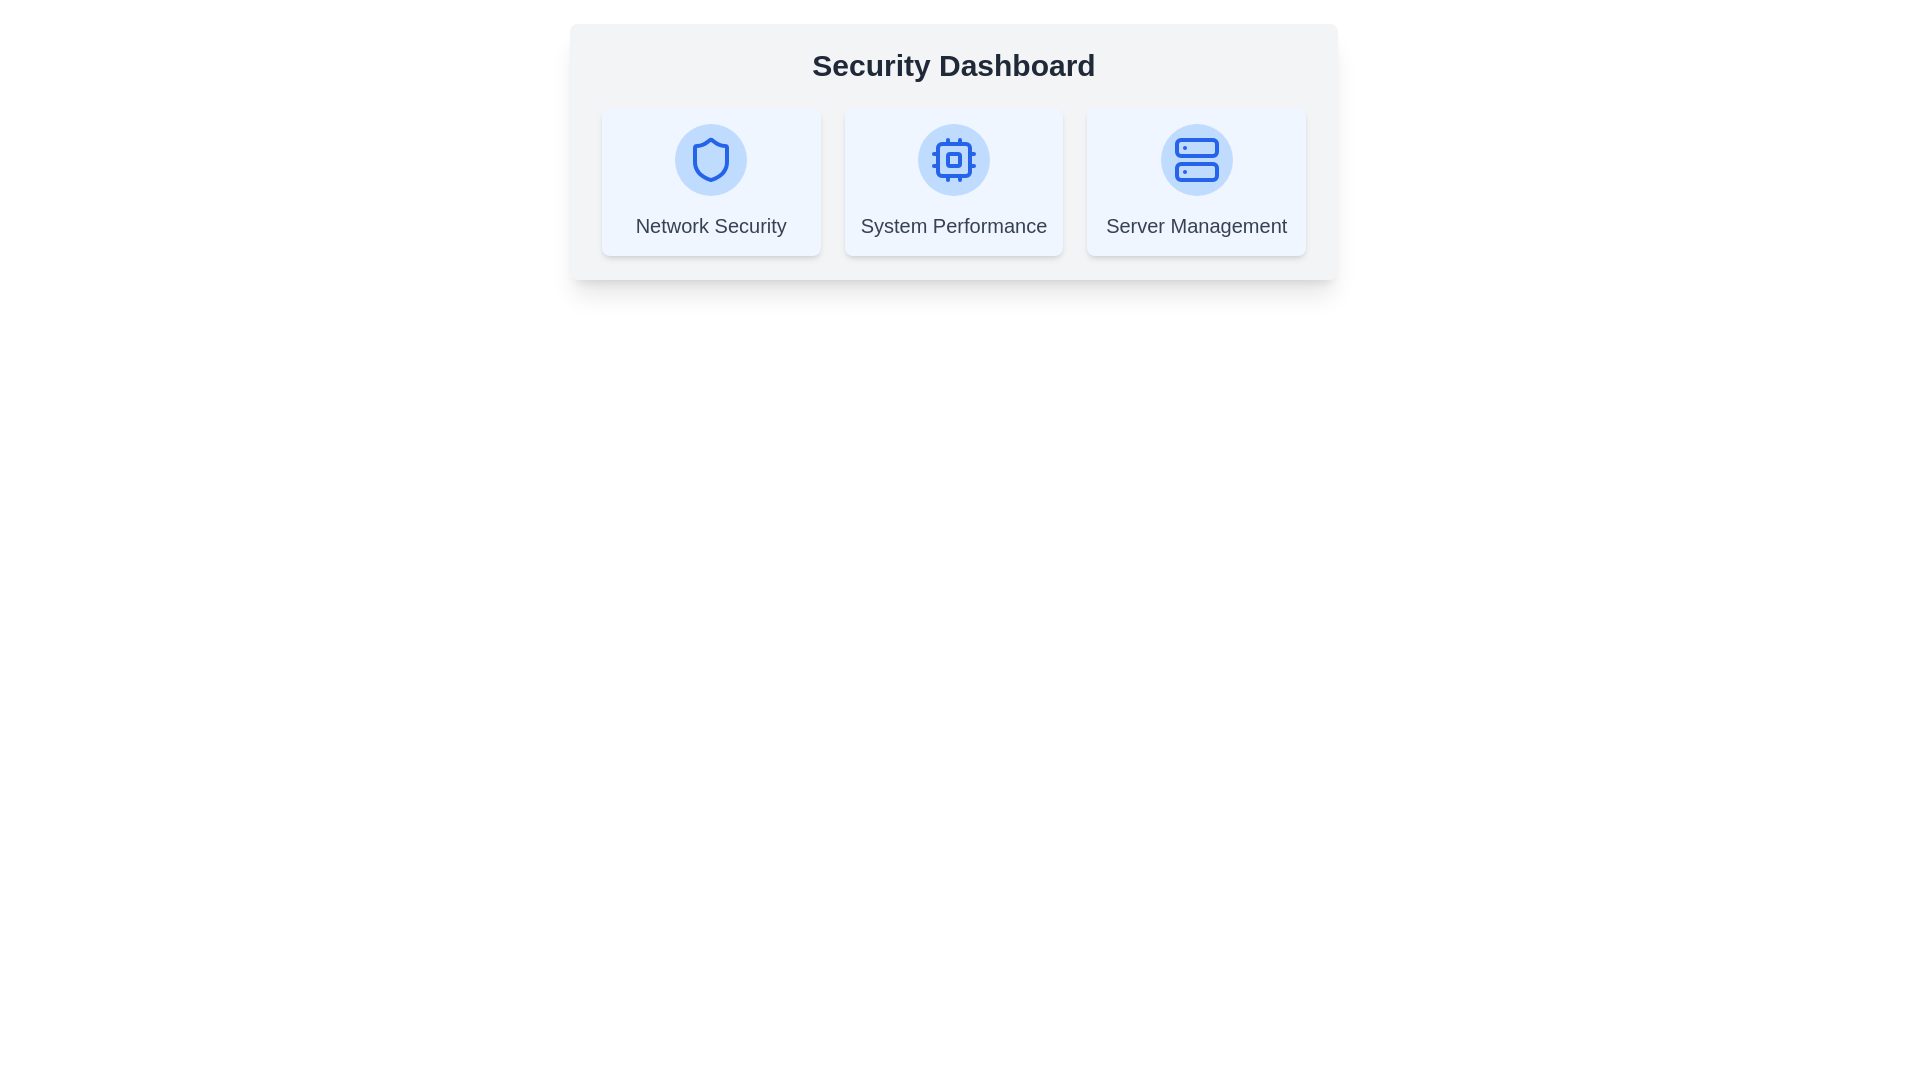 This screenshot has width=1920, height=1080. What do you see at coordinates (953, 158) in the screenshot?
I see `the central rectangle of the CPU icon, which is part of the 'System Performance' dashboard item` at bounding box center [953, 158].